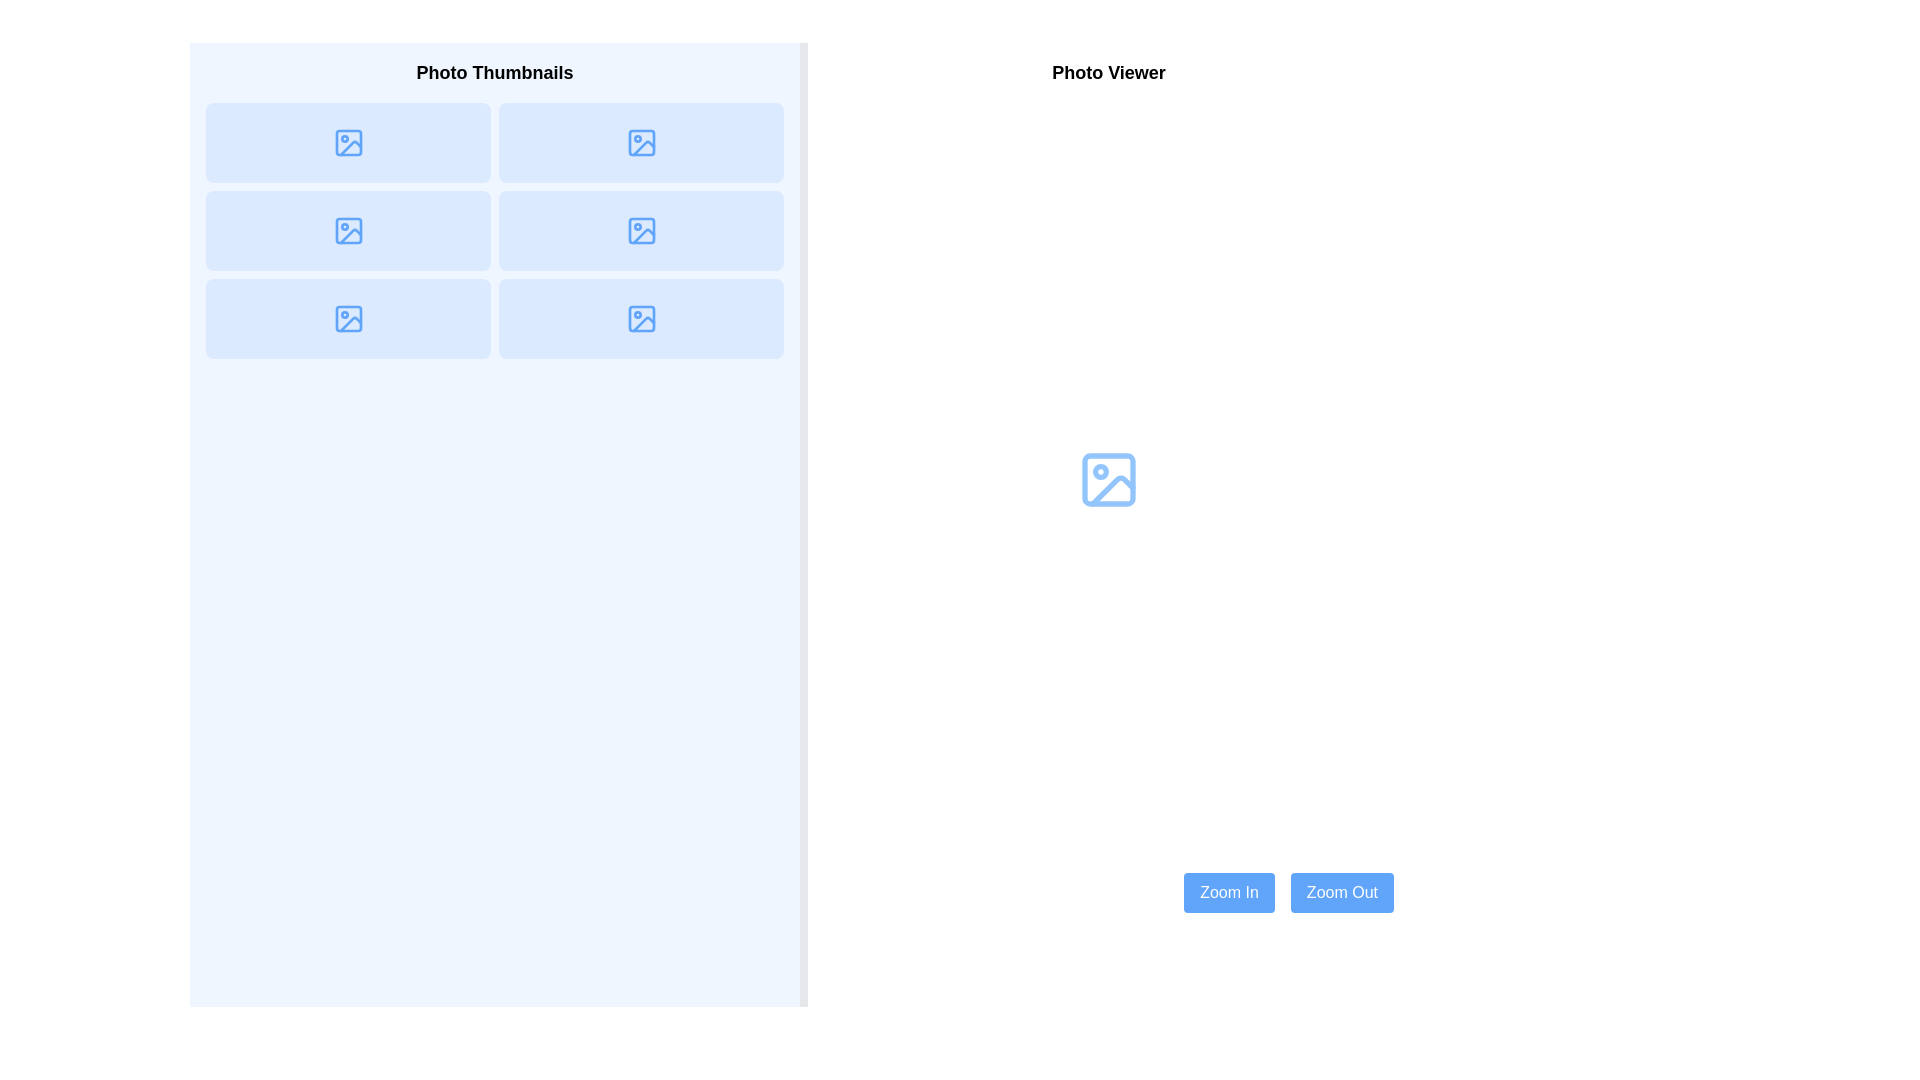 This screenshot has width=1920, height=1080. Describe the element at coordinates (348, 230) in the screenshot. I see `the Image Thumbnail Placeholder located` at that location.